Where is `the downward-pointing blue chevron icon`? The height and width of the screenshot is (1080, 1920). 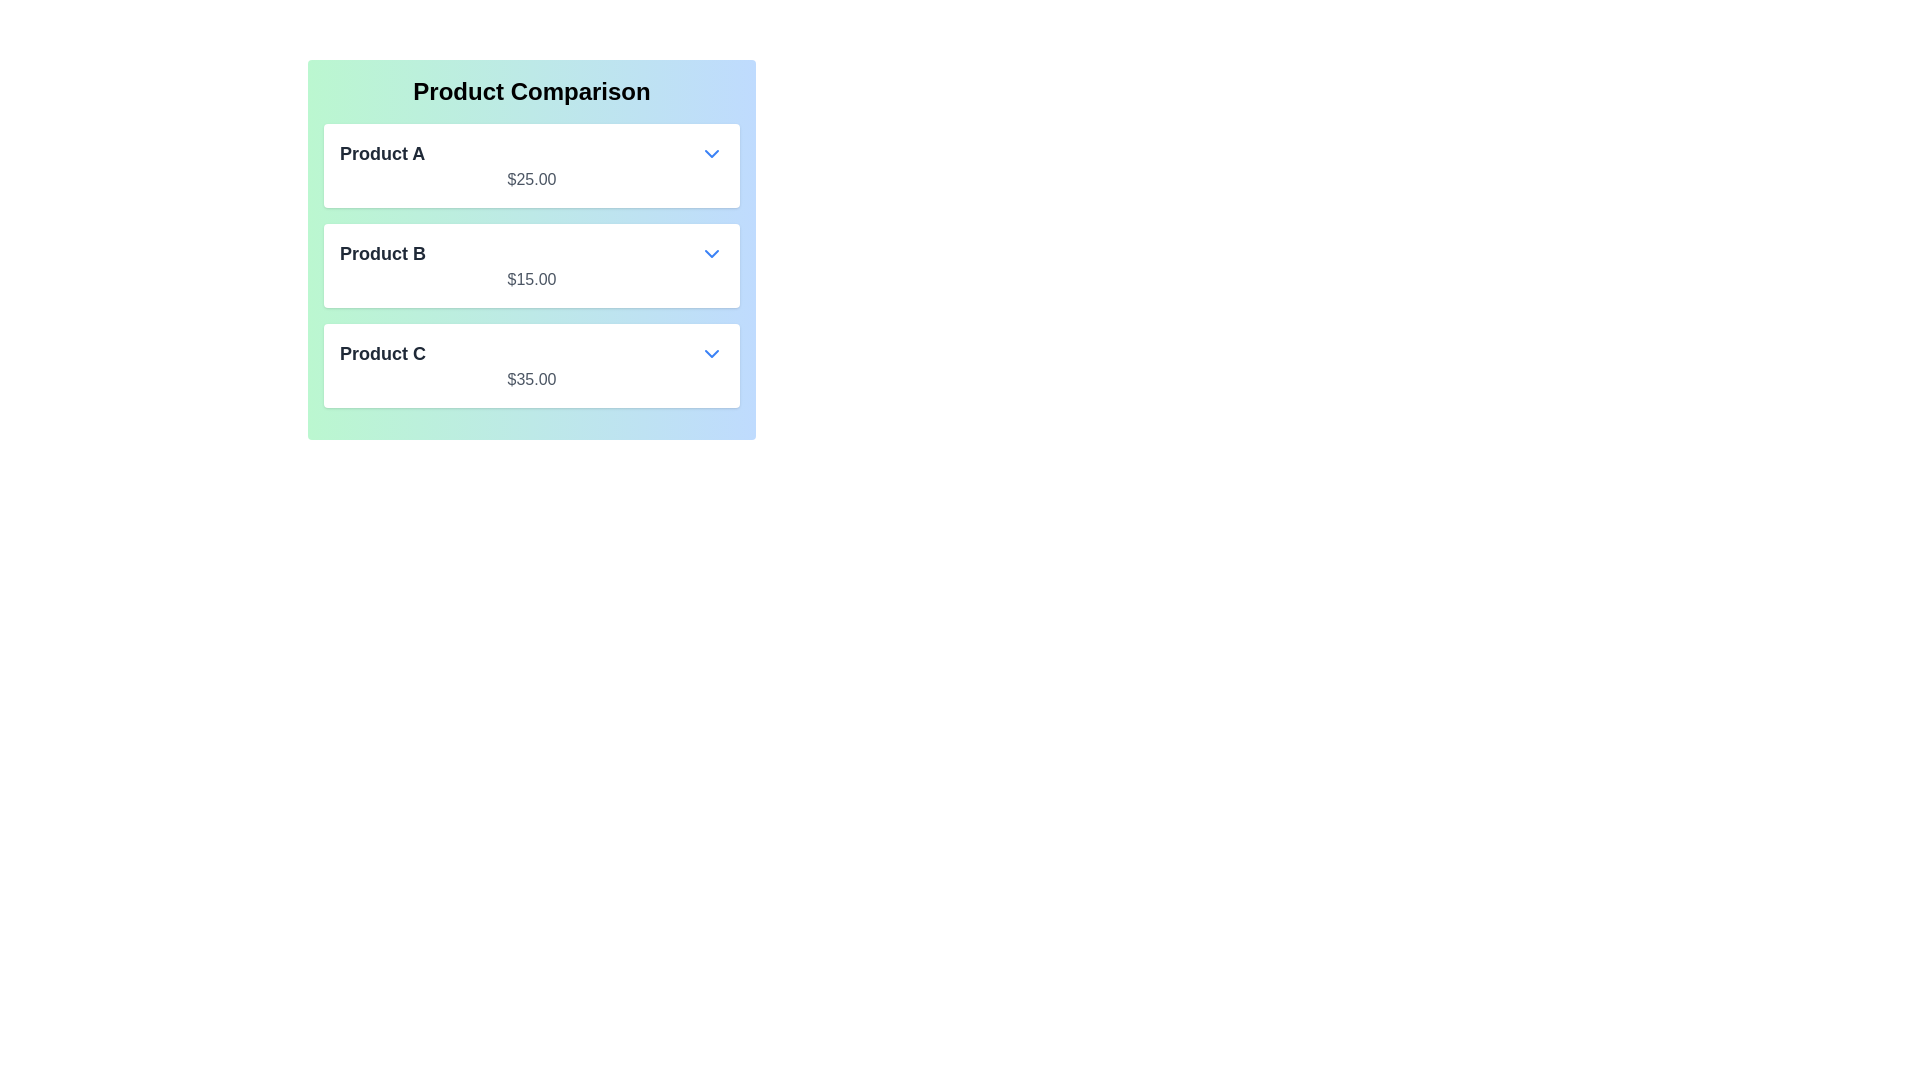
the downward-pointing blue chevron icon is located at coordinates (711, 353).